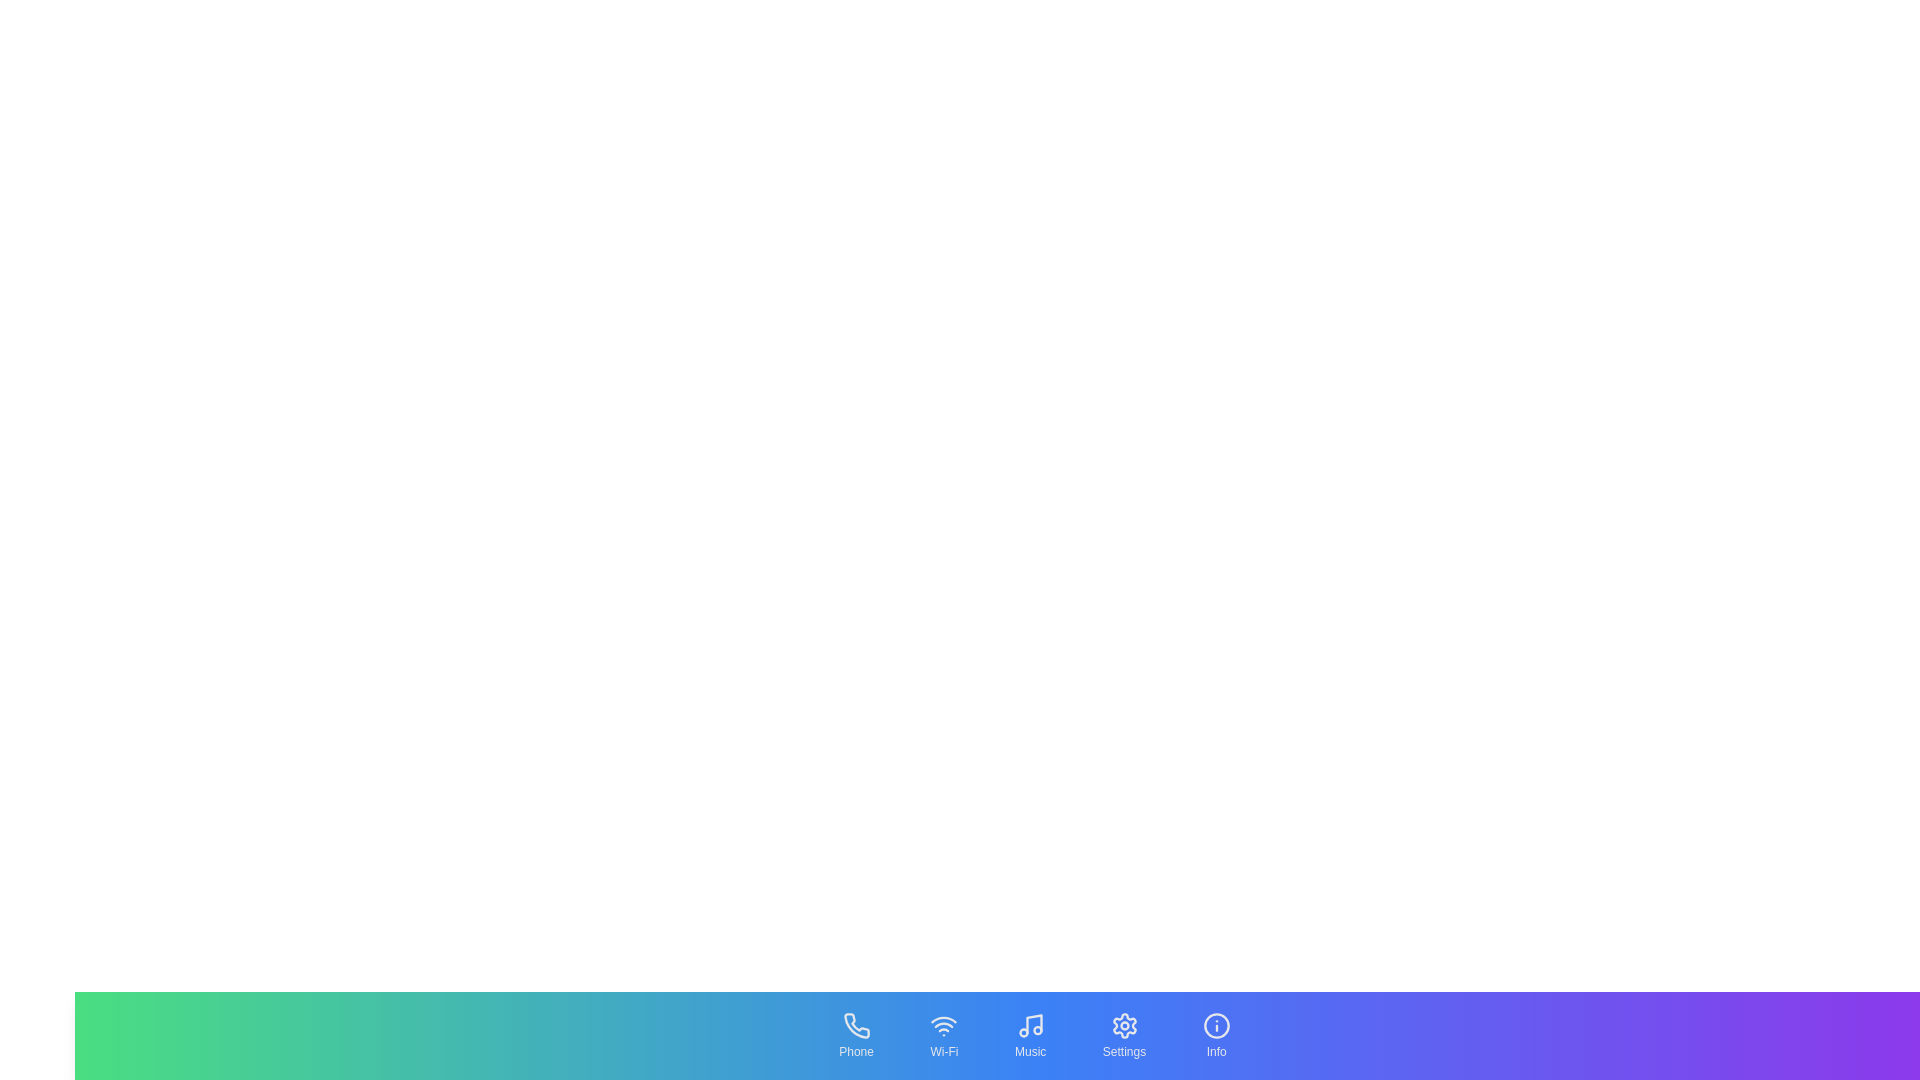 The width and height of the screenshot is (1920, 1080). I want to click on the navigation option Phone, so click(855, 1035).